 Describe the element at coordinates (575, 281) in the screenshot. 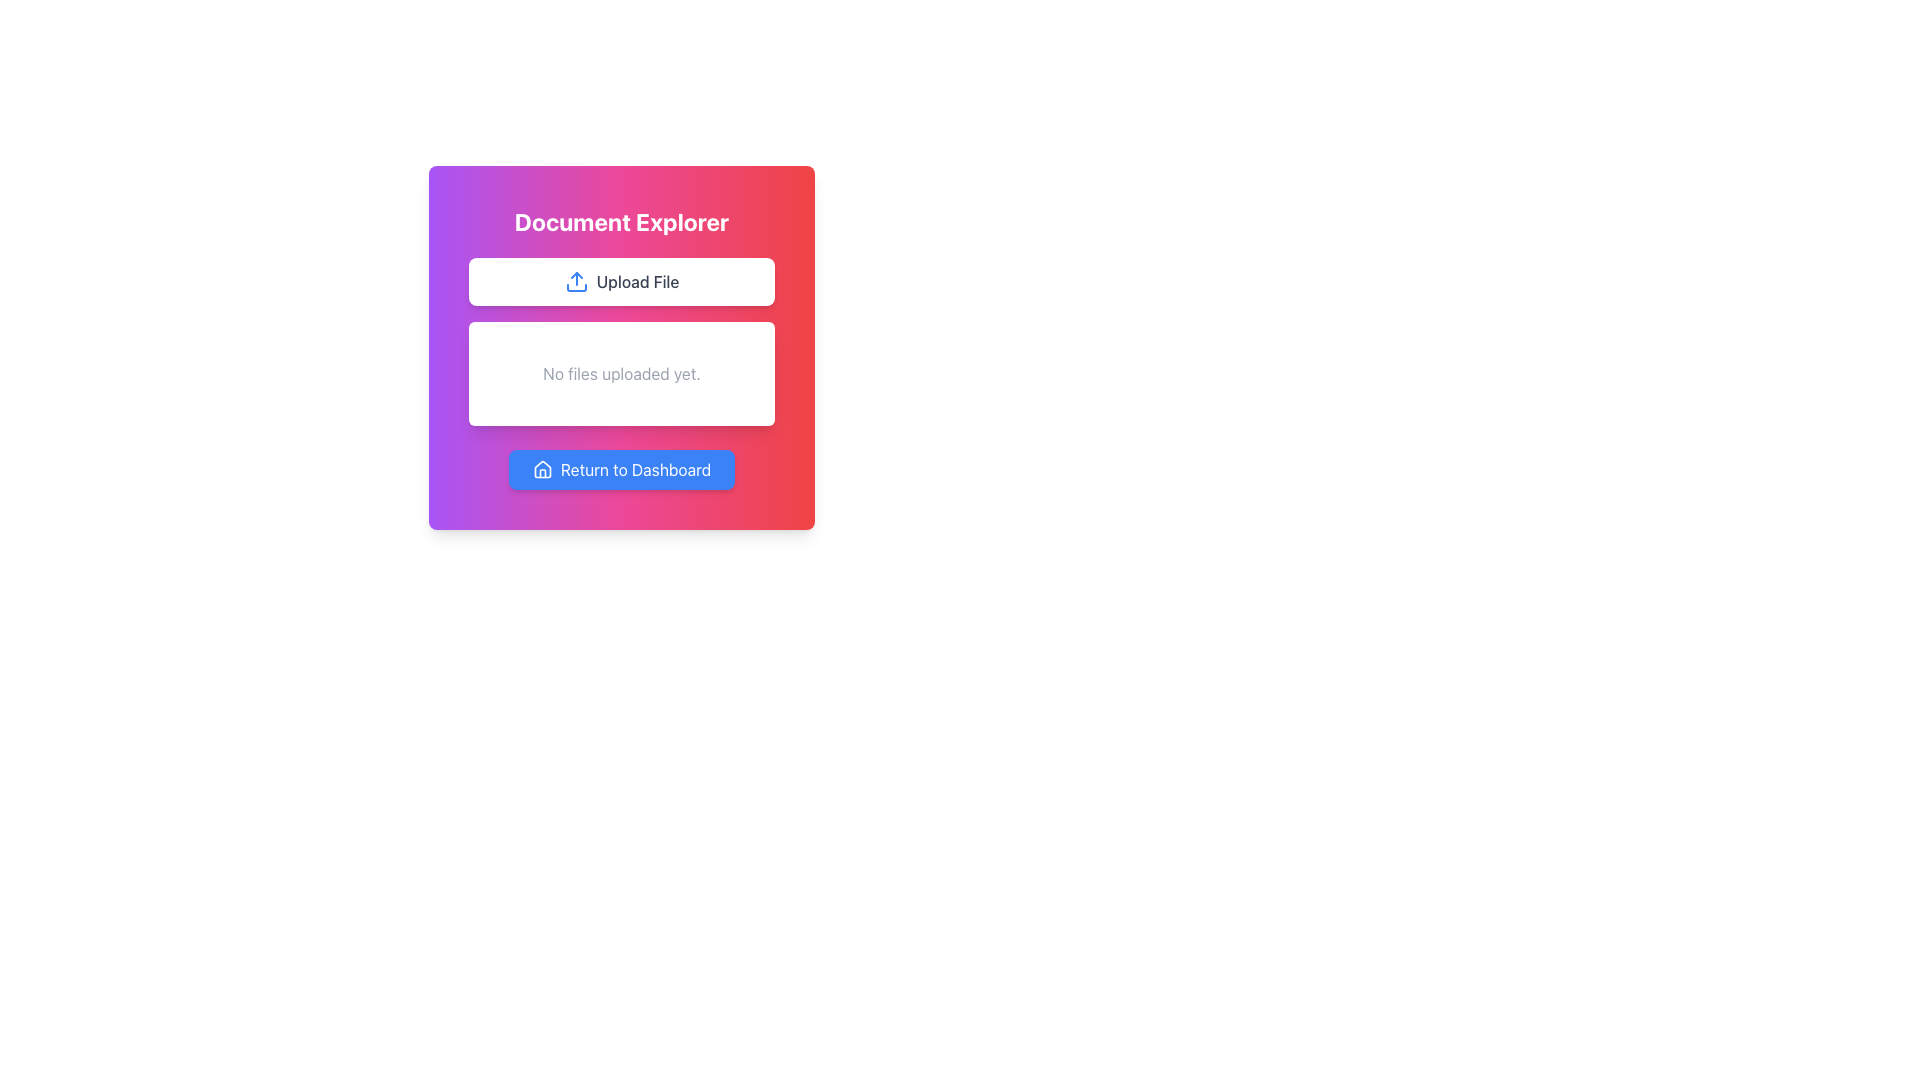

I see `the file upload icon located to the left of the 'Upload File' text within the button in the 'Document Explorer' panel` at that location.